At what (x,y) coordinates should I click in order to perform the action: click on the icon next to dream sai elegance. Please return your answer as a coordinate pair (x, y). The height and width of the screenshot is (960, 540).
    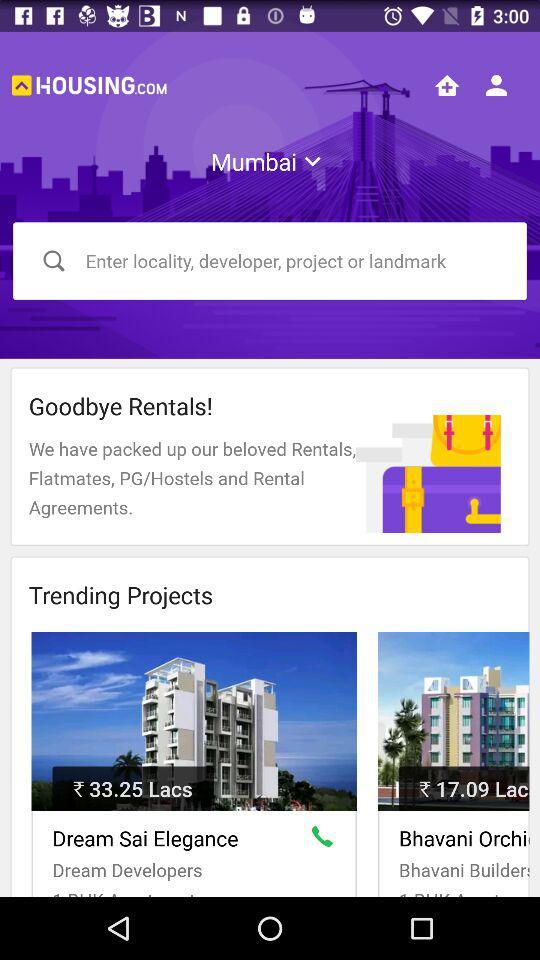
    Looking at the image, I should click on (326, 840).